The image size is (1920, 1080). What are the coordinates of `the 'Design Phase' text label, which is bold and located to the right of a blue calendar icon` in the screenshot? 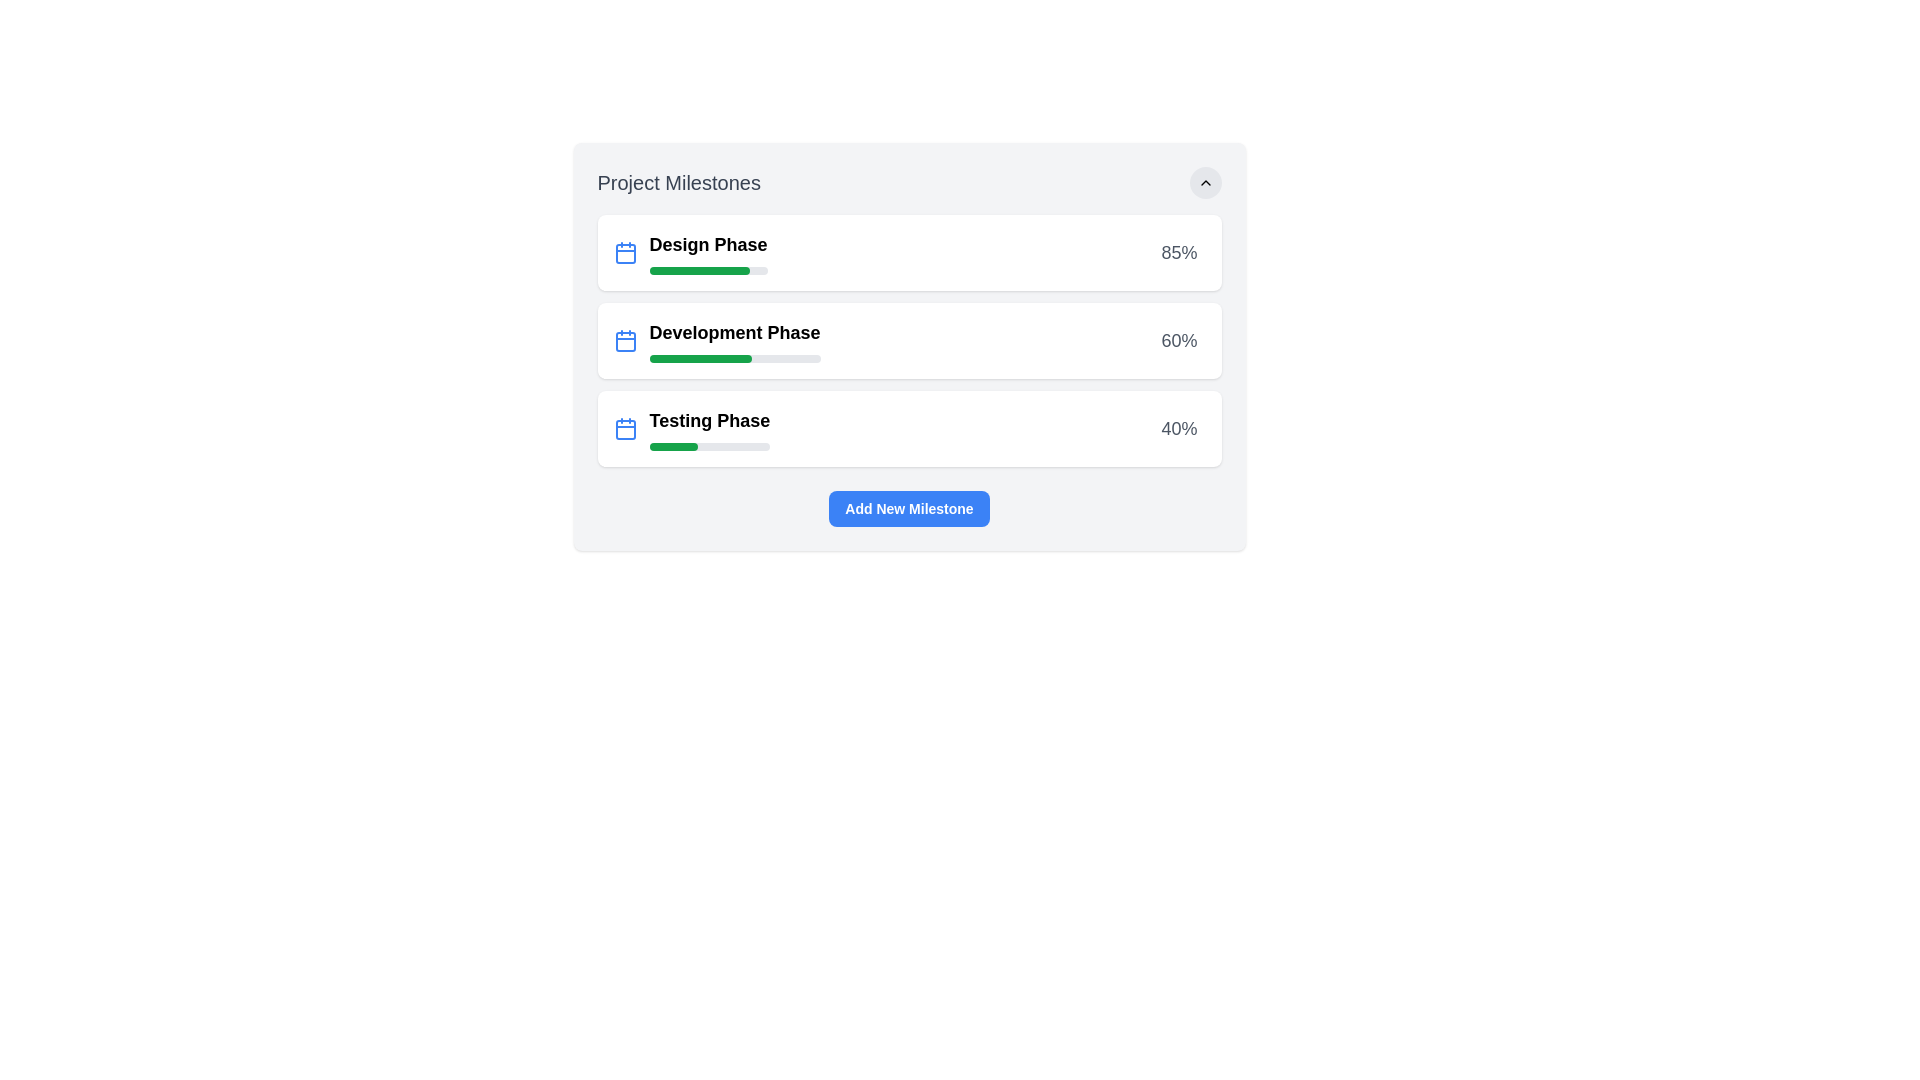 It's located at (708, 252).